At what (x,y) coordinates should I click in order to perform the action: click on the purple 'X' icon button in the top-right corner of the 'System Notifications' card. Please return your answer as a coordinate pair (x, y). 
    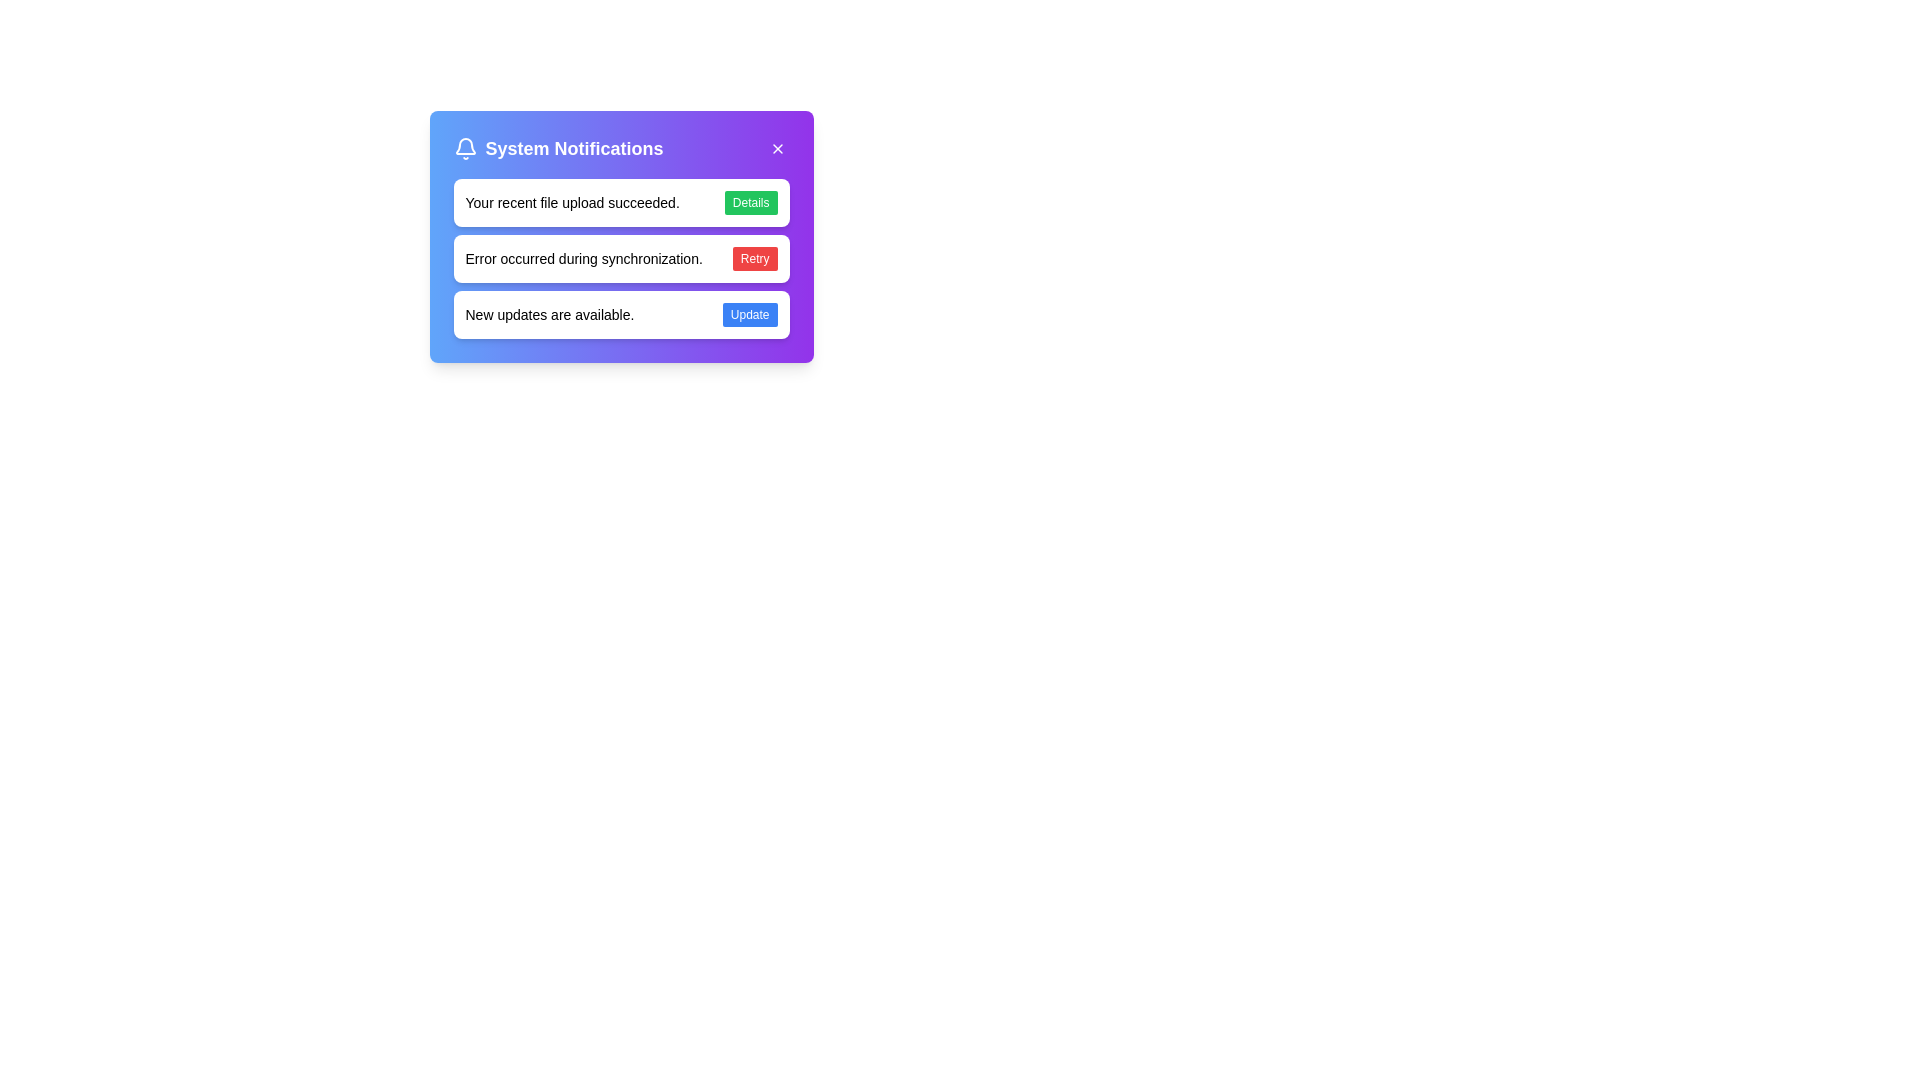
    Looking at the image, I should click on (776, 148).